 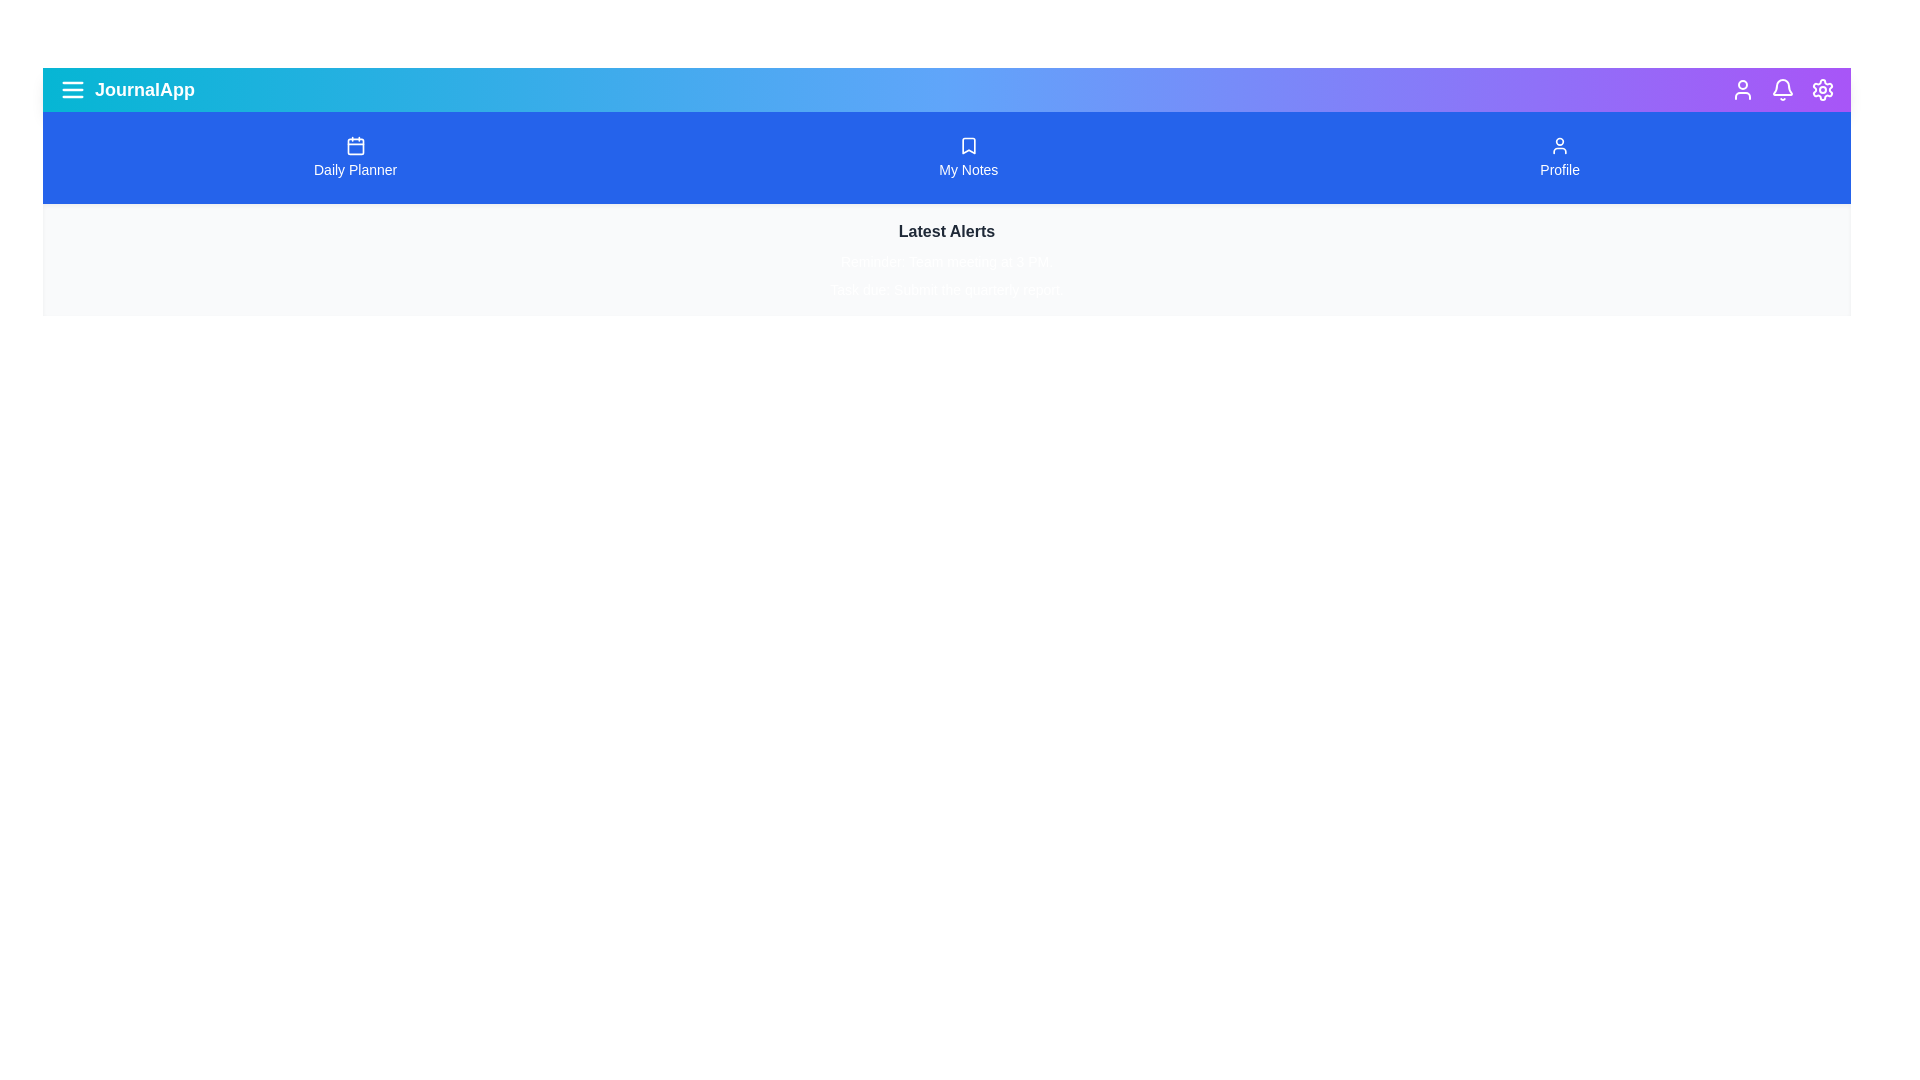 What do you see at coordinates (969, 157) in the screenshot?
I see `the navigation button labeled My Notes to navigate to the corresponding section` at bounding box center [969, 157].